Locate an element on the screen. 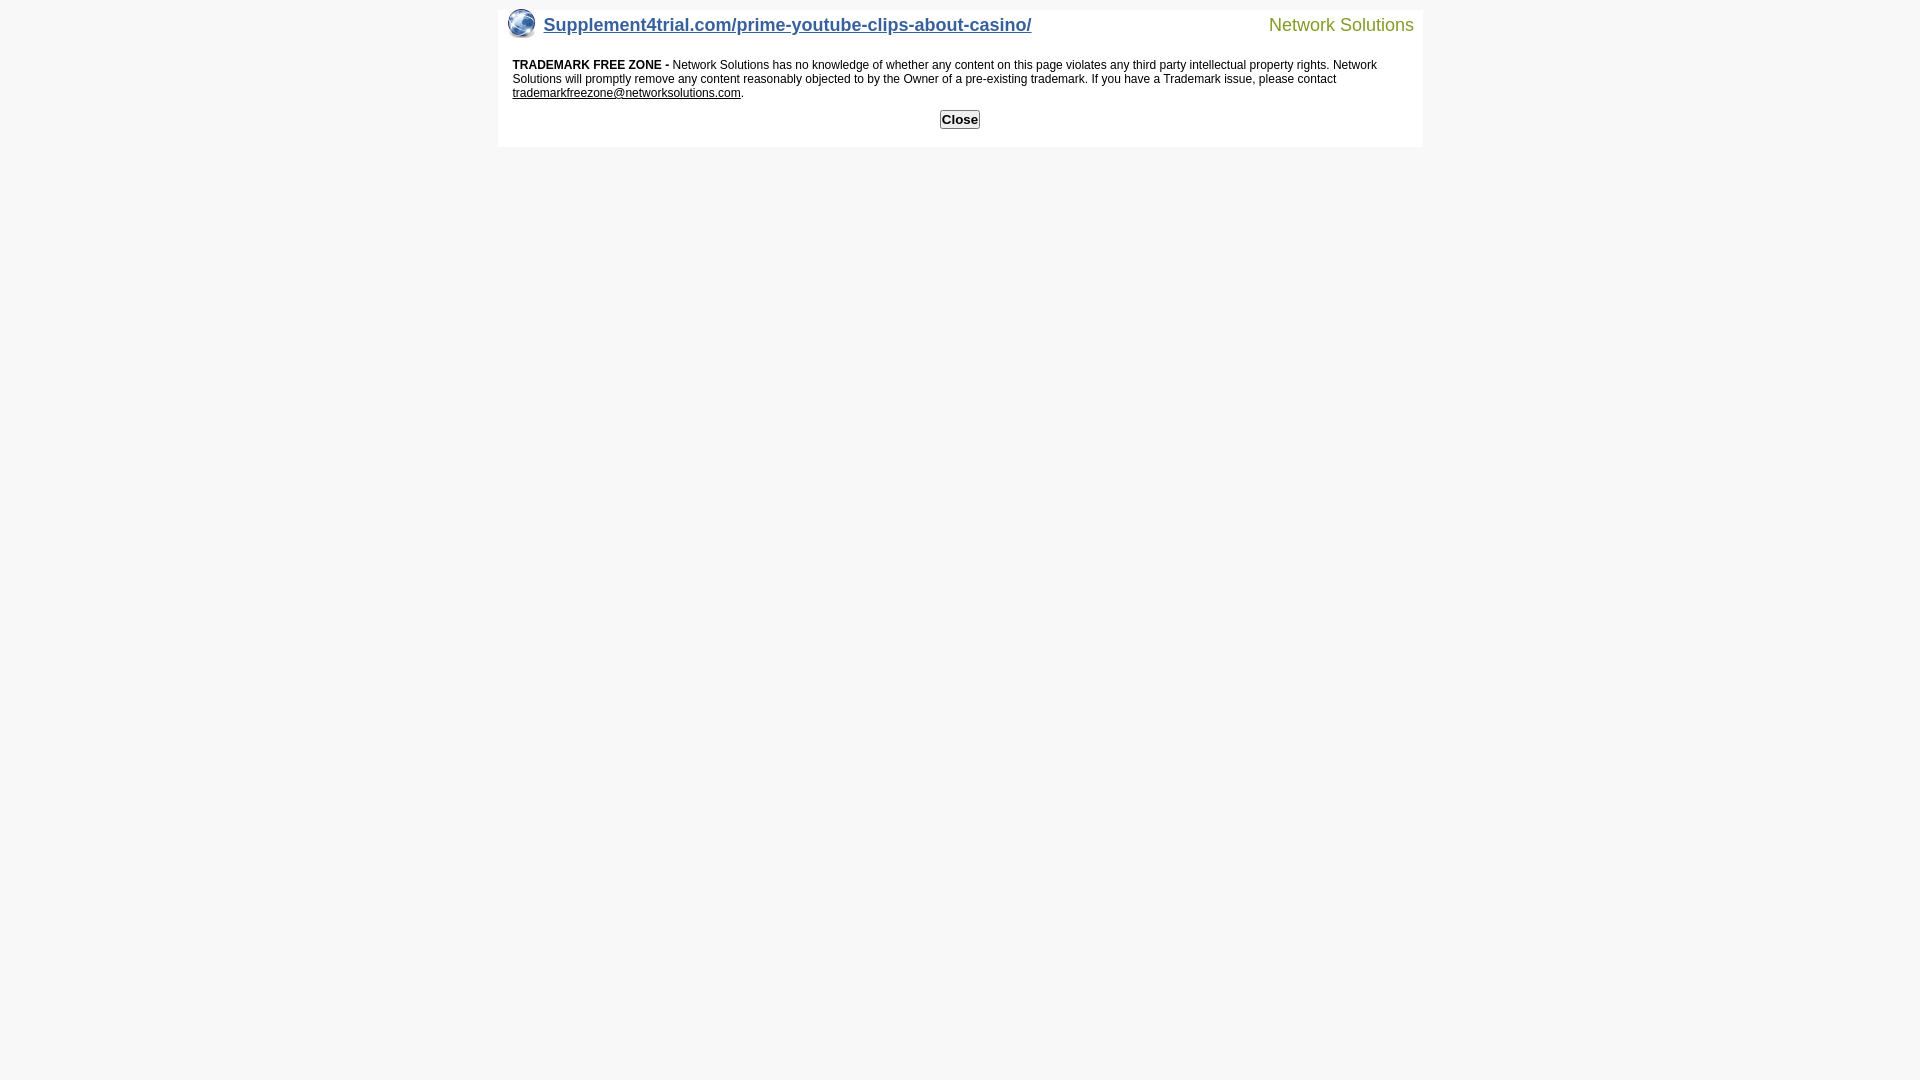 The height and width of the screenshot is (1080, 1920). 'trademarkfreezone@networksolutions.com' is located at coordinates (624, 92).